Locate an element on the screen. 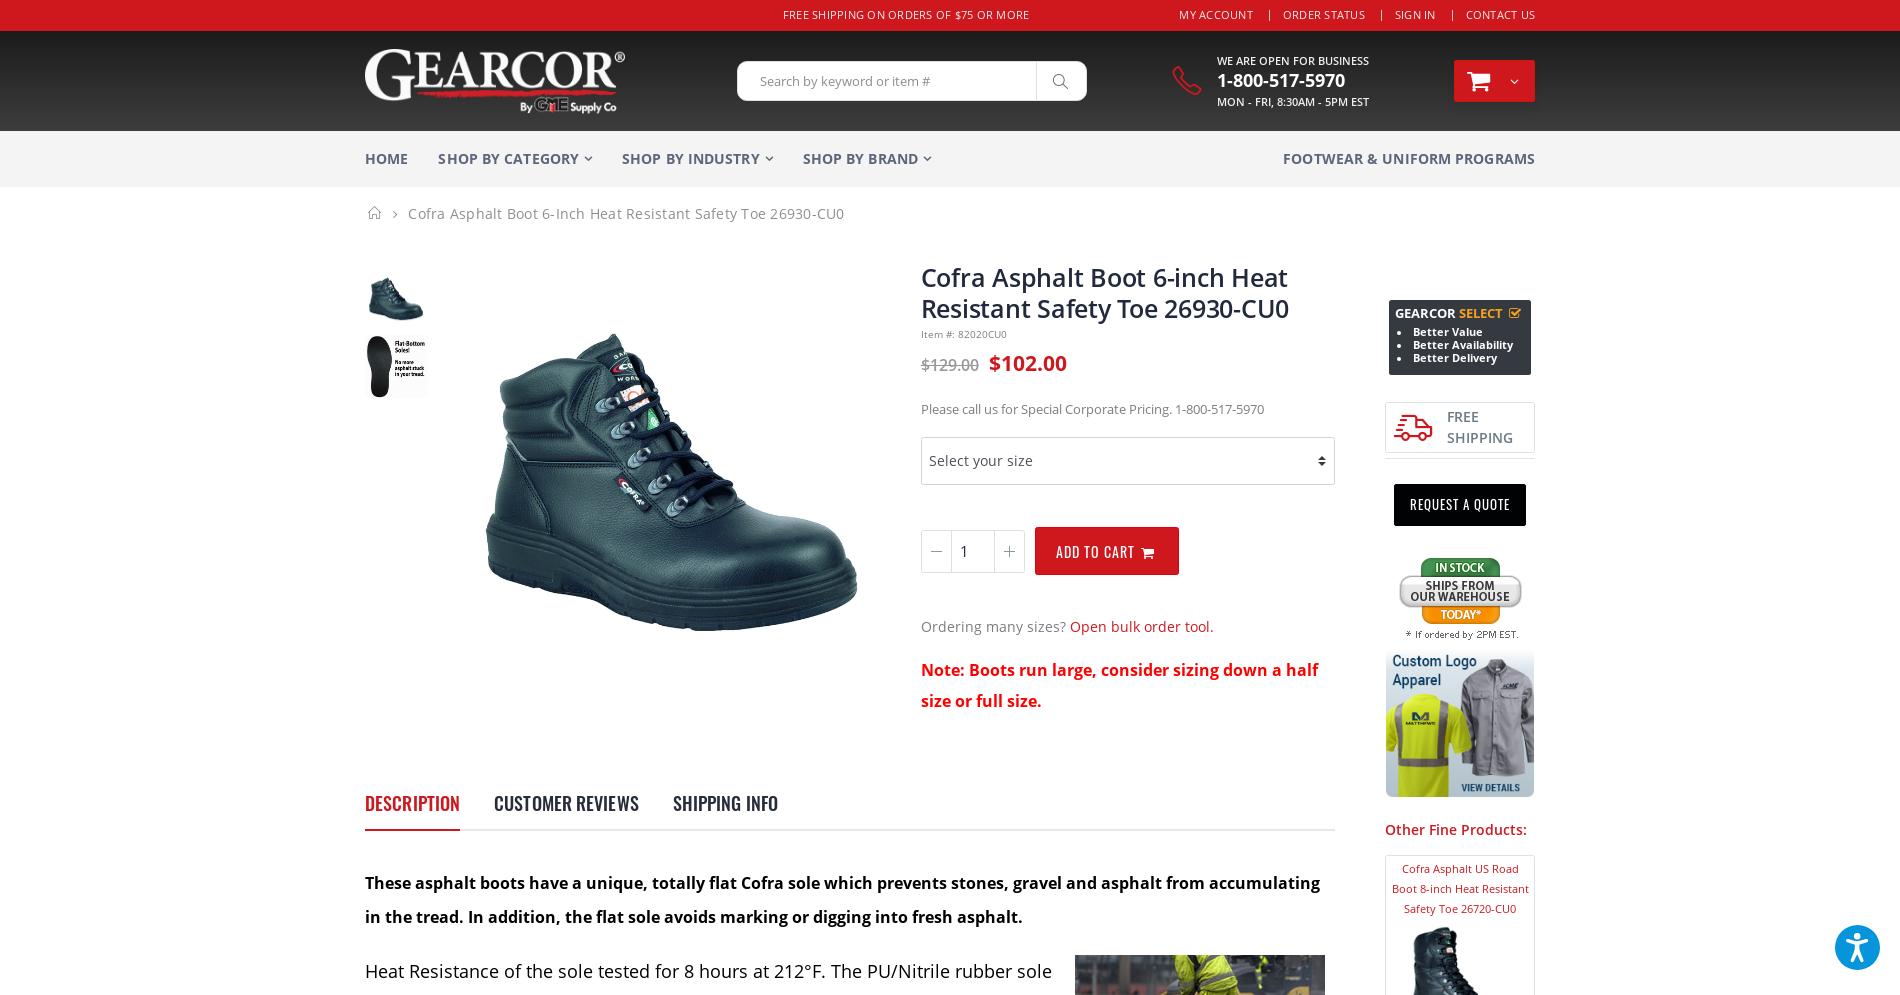 Image resolution: width=1900 pixels, height=995 pixels. 'Better Value' is located at coordinates (1447, 332).